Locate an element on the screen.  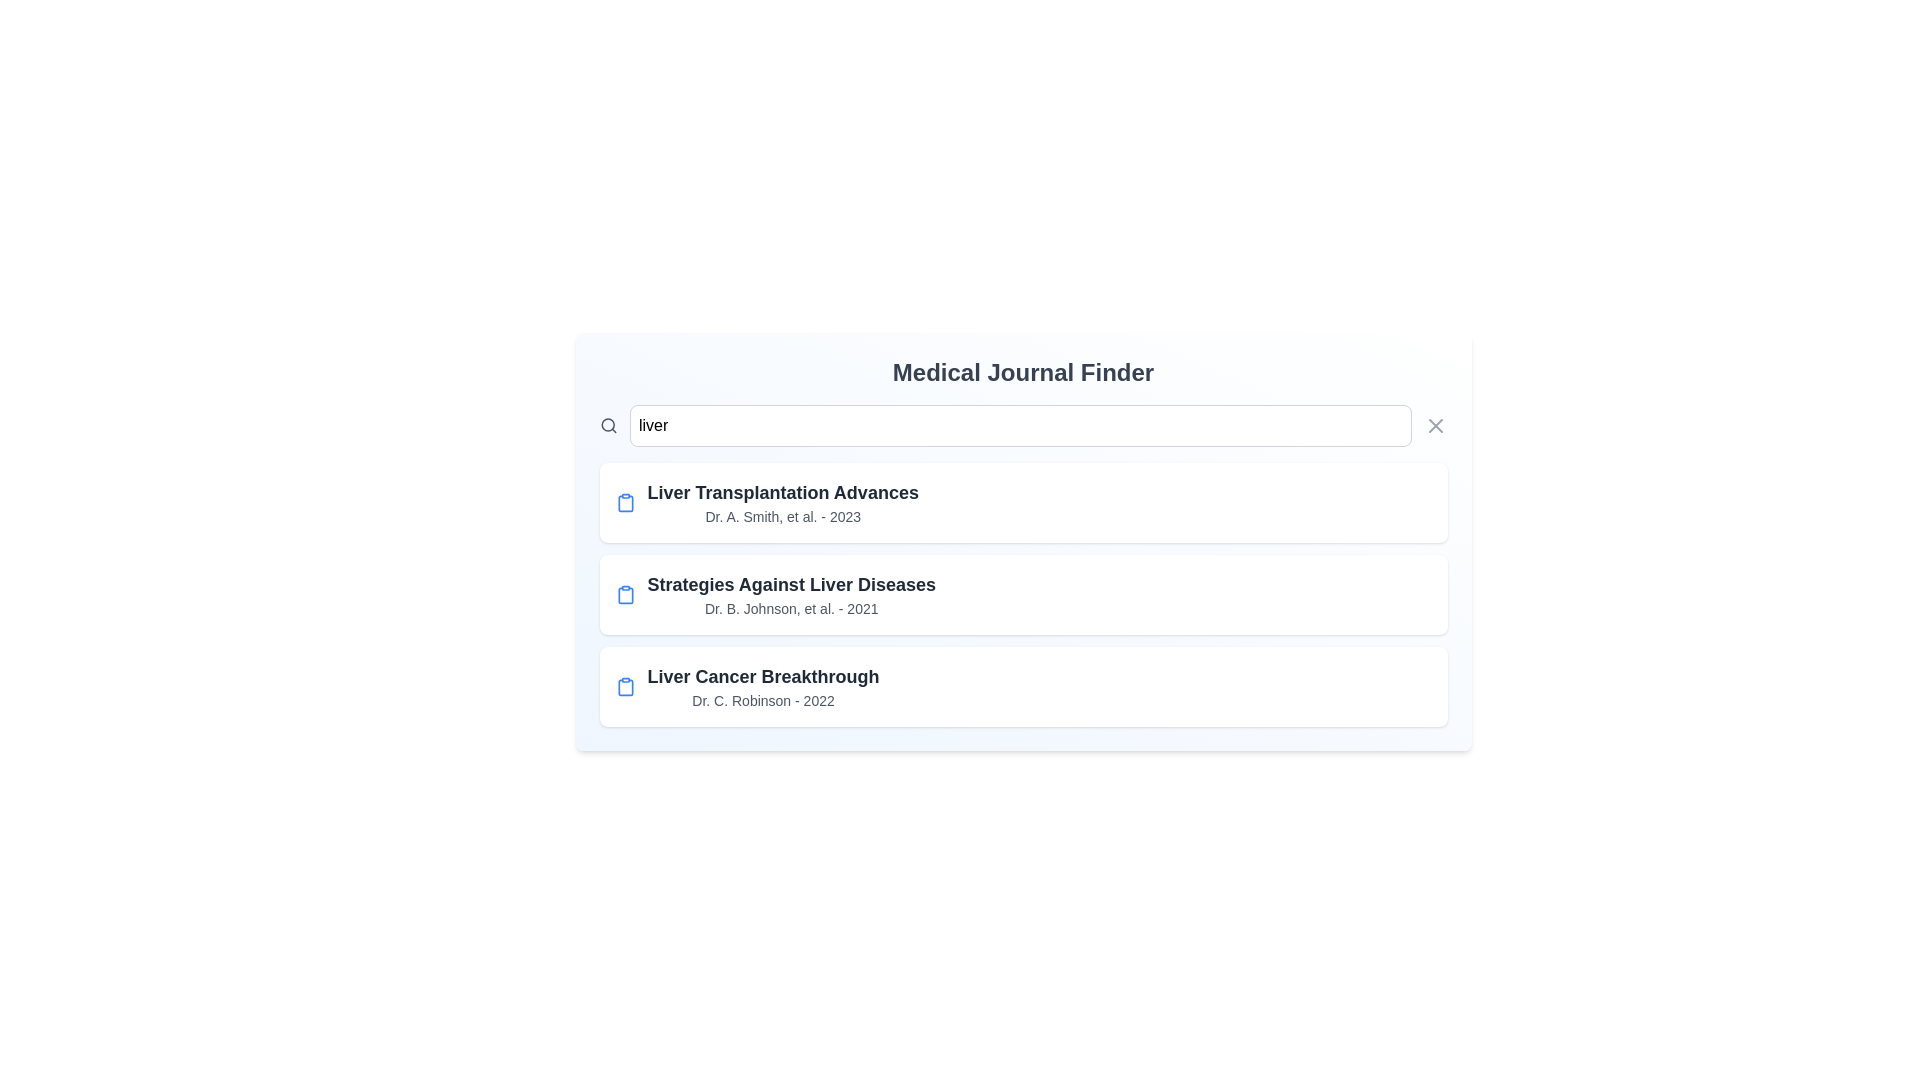
descriptive title text label that serves as a summary for the journal entry, located in the second item of a vertically arranged list within a card-style layout, positioned above the text 'Dr. B. Johnson, et al. - 2021' is located at coordinates (790, 585).